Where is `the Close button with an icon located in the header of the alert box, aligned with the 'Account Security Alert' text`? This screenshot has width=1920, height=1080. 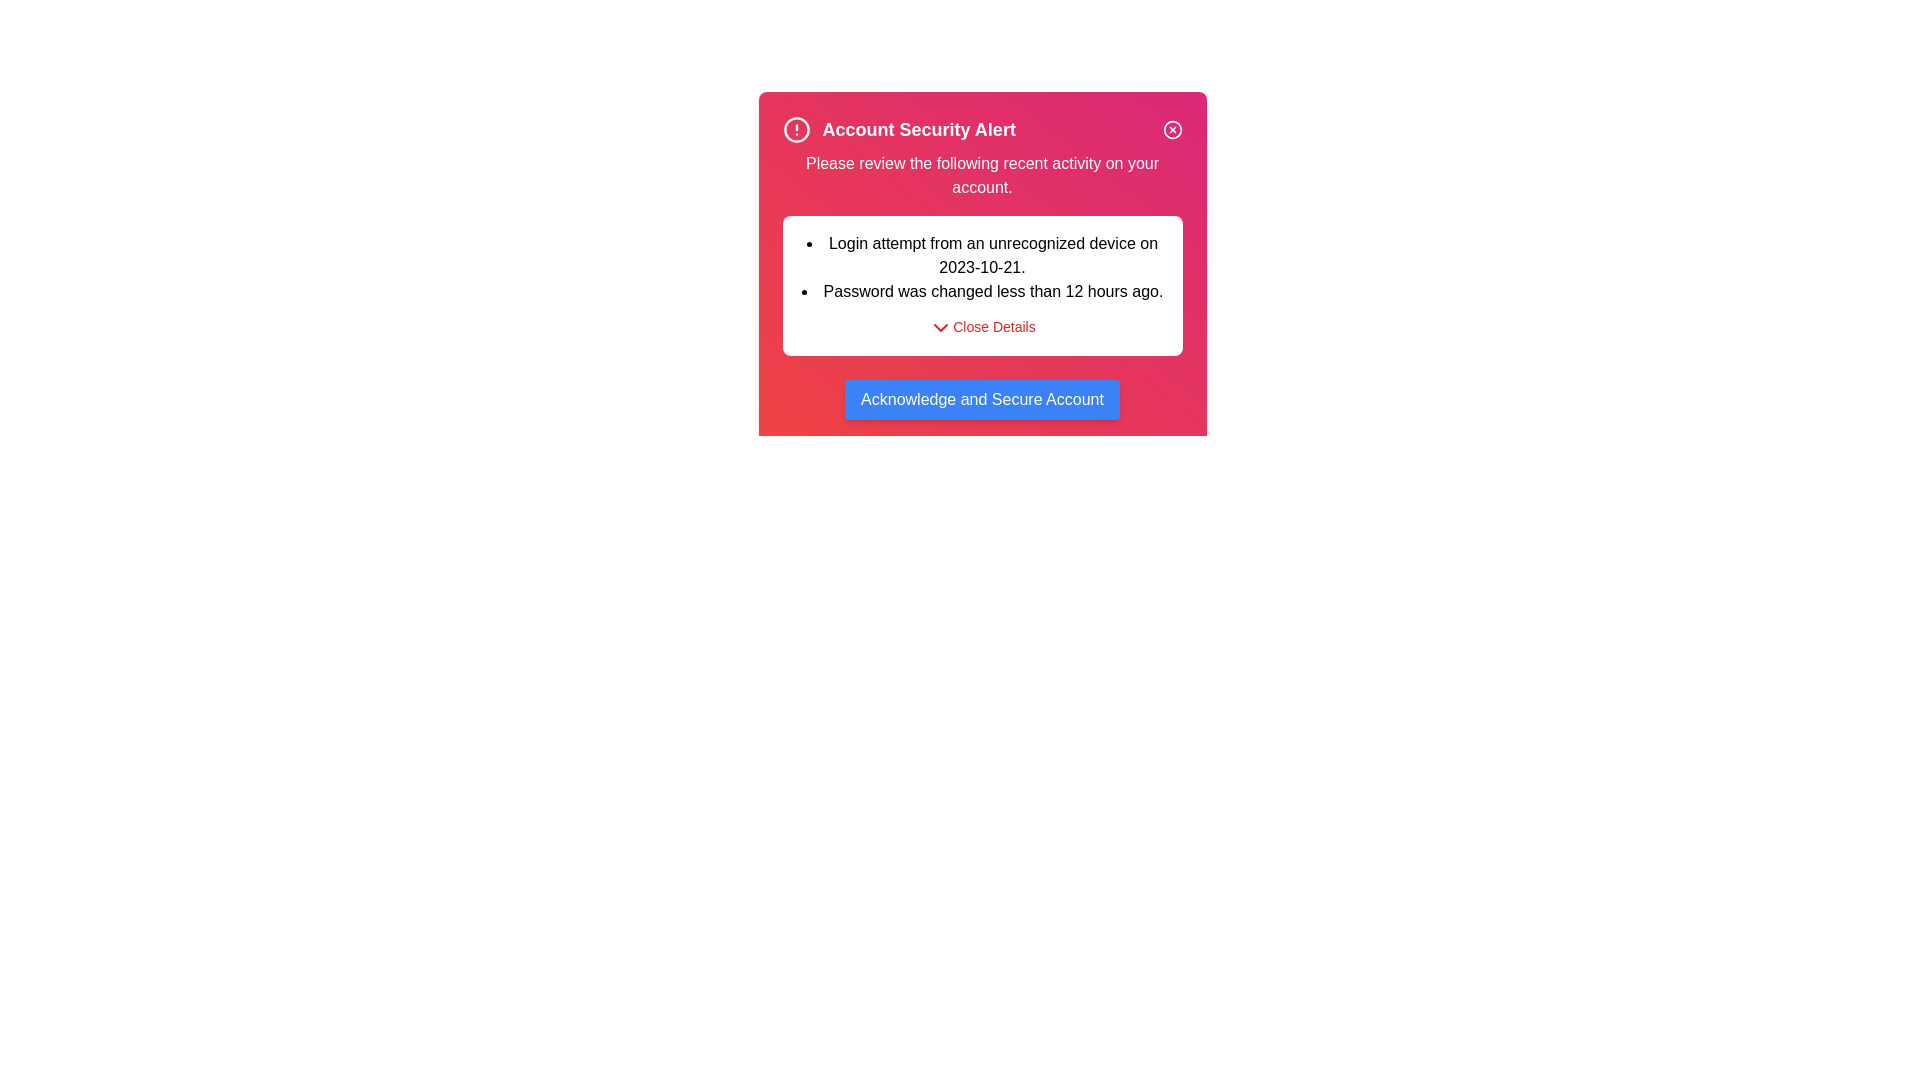
the Close button with an icon located in the header of the alert box, aligned with the 'Account Security Alert' text is located at coordinates (1172, 130).